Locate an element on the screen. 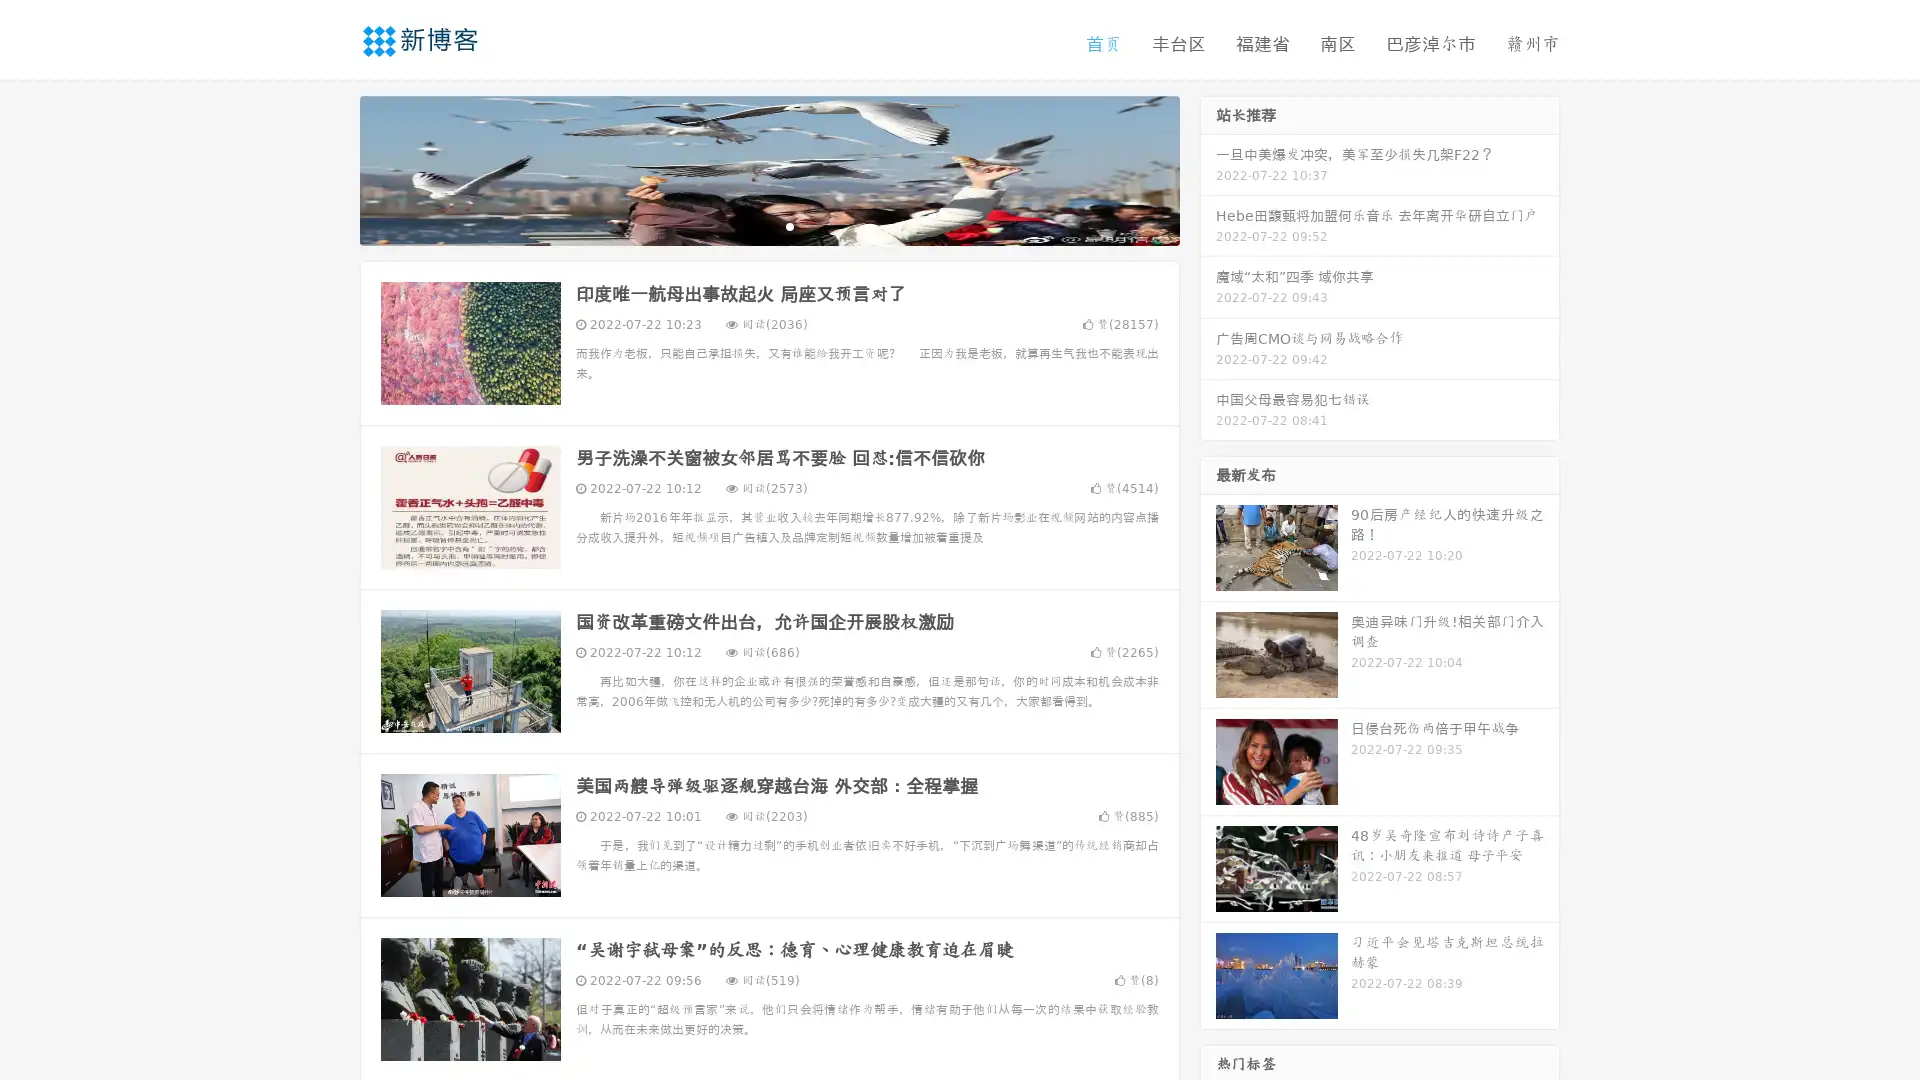 The width and height of the screenshot is (1920, 1080). Previous slide is located at coordinates (330, 168).